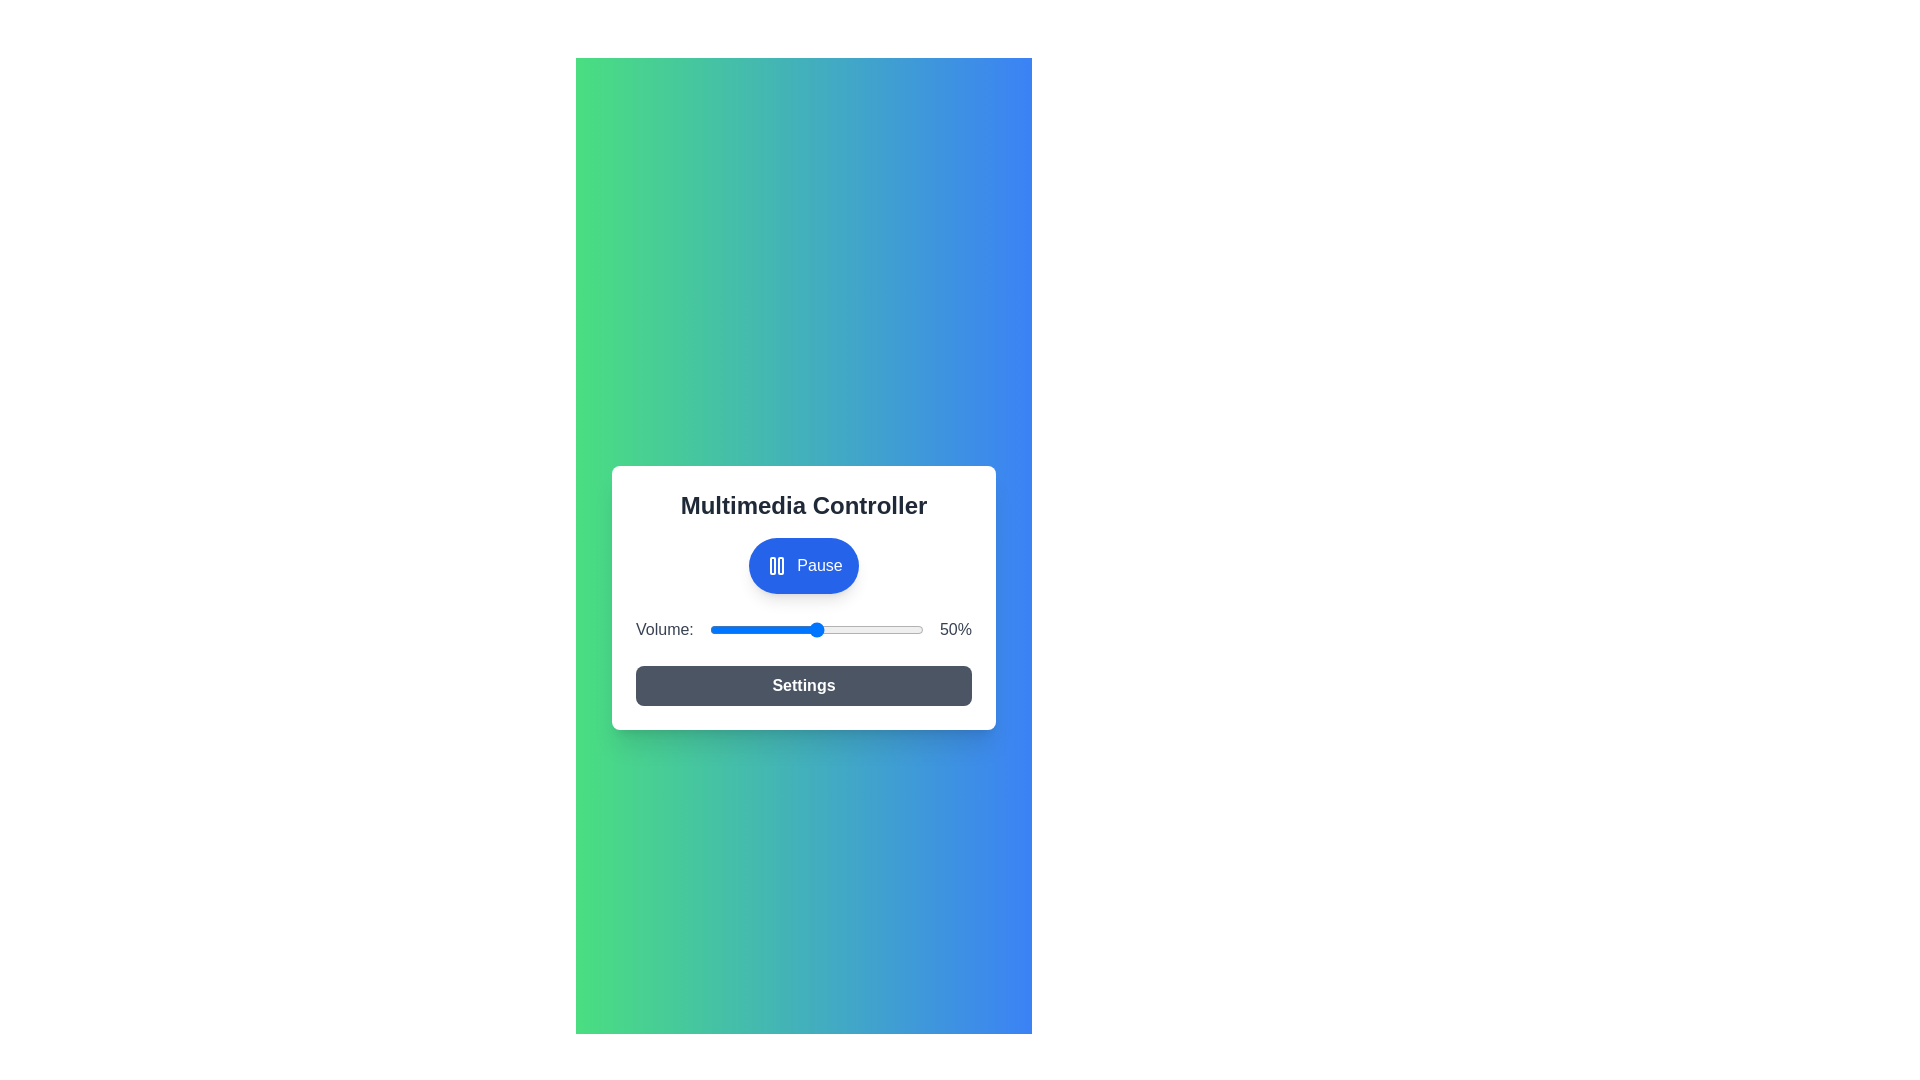  Describe the element at coordinates (804, 566) in the screenshot. I see `the blue, rounded 'Pause' button located in the multimedia controller interface` at that location.